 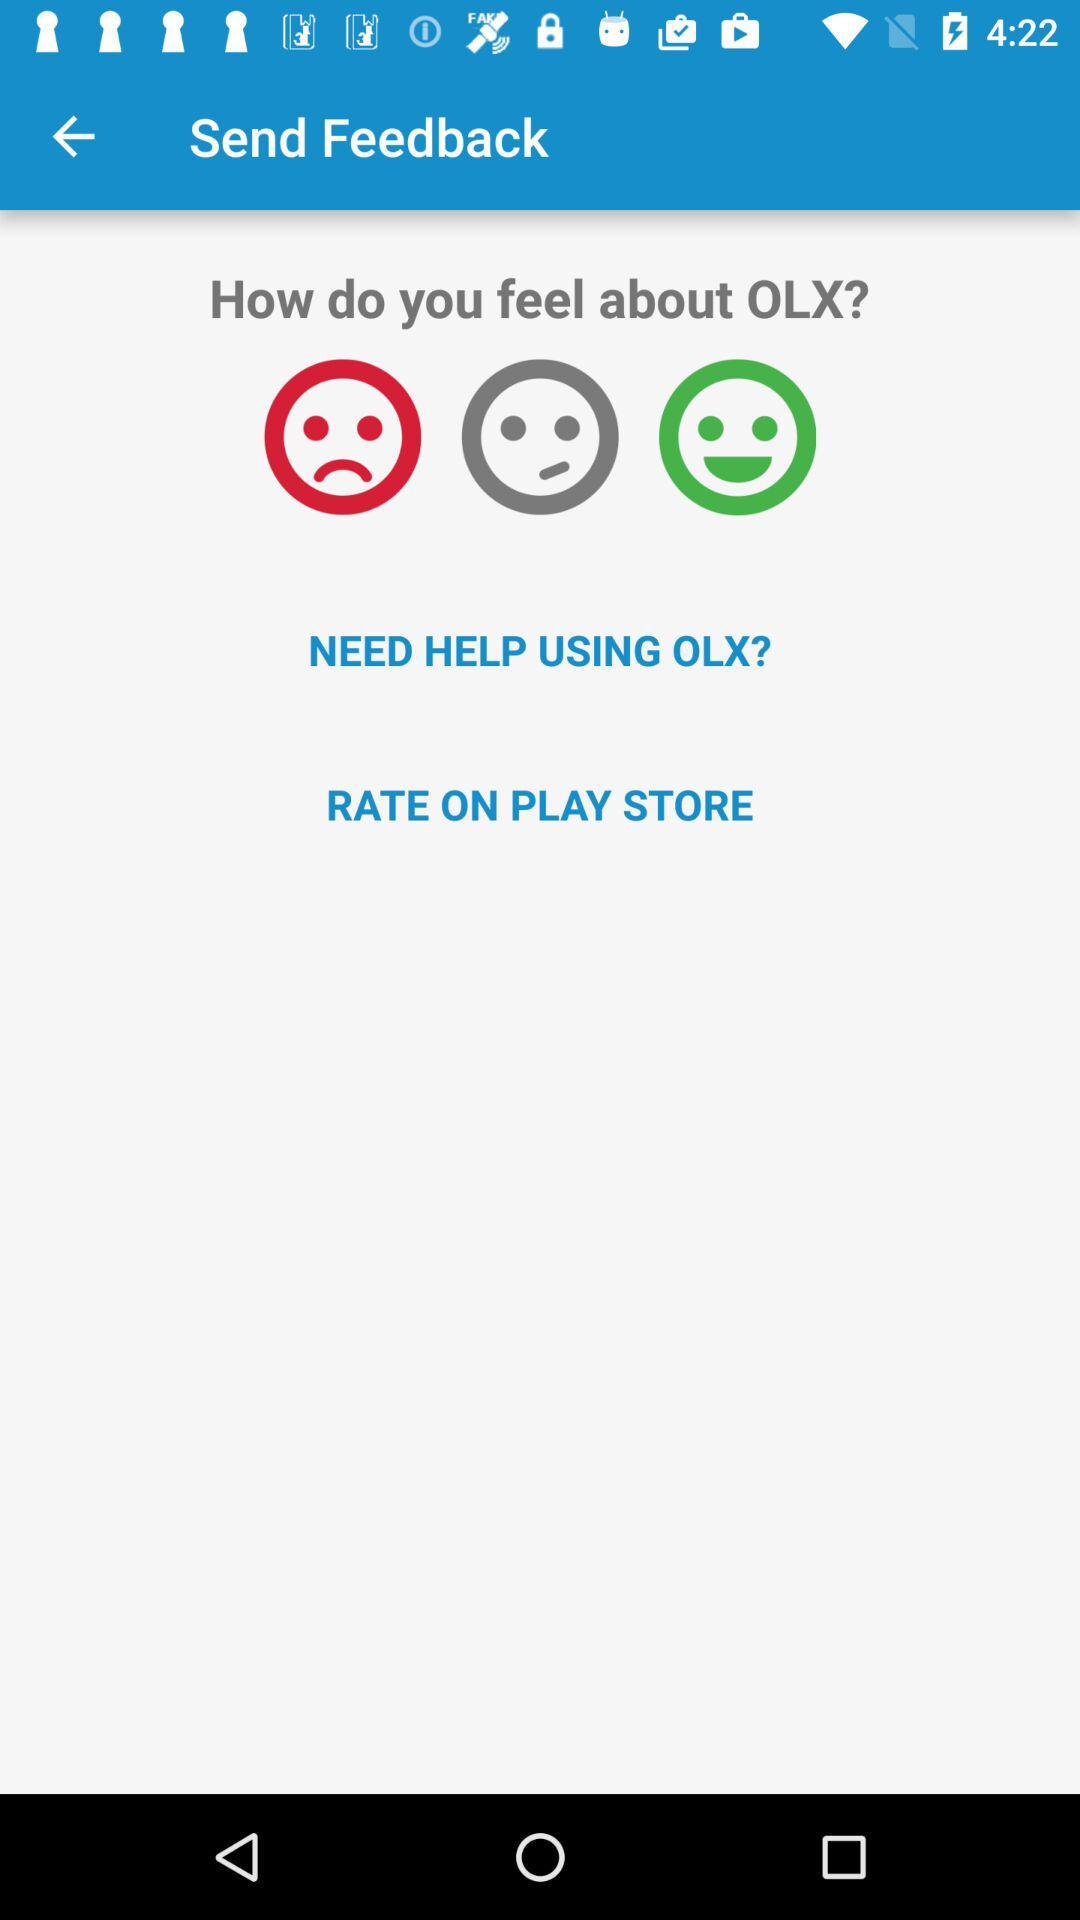 What do you see at coordinates (72, 135) in the screenshot?
I see `the item to the left of send feedback app` at bounding box center [72, 135].